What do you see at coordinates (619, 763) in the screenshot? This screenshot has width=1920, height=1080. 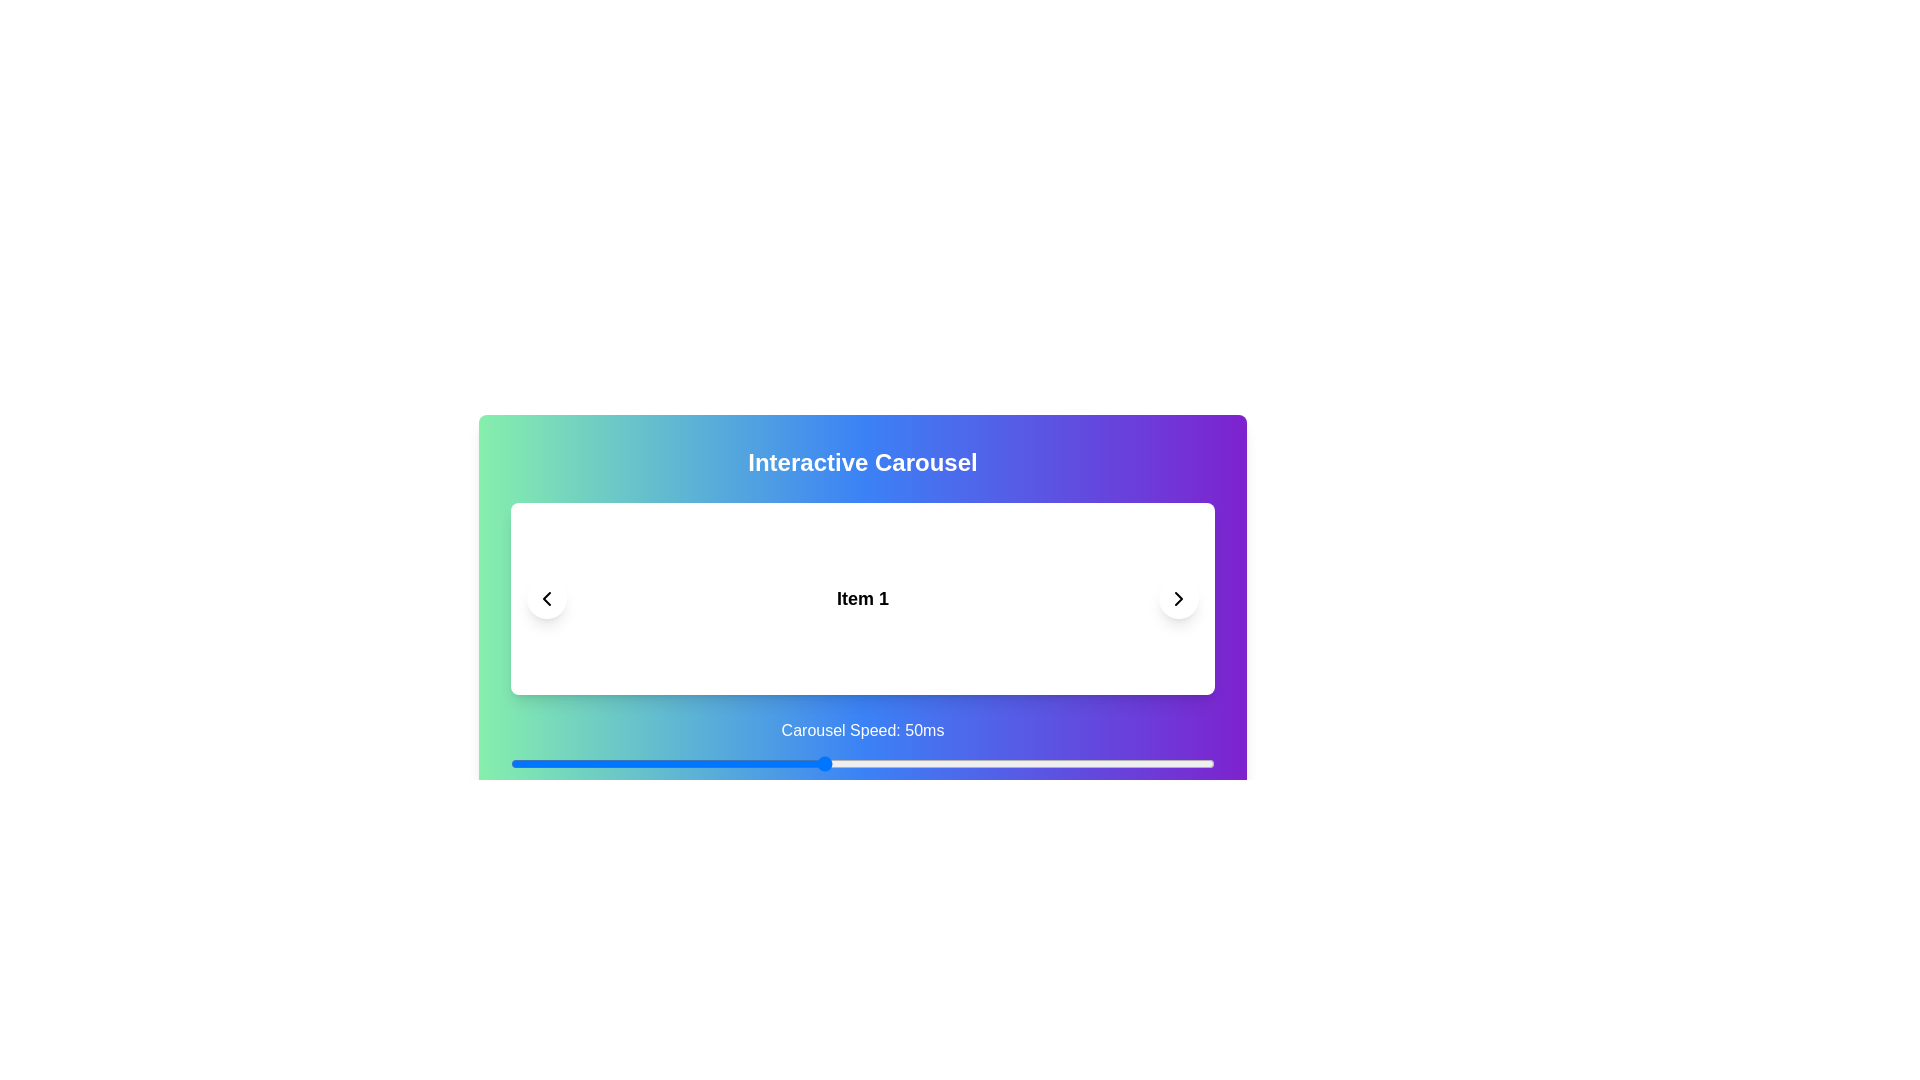 I see `the carousel speed slider to 24 ms` at bounding box center [619, 763].